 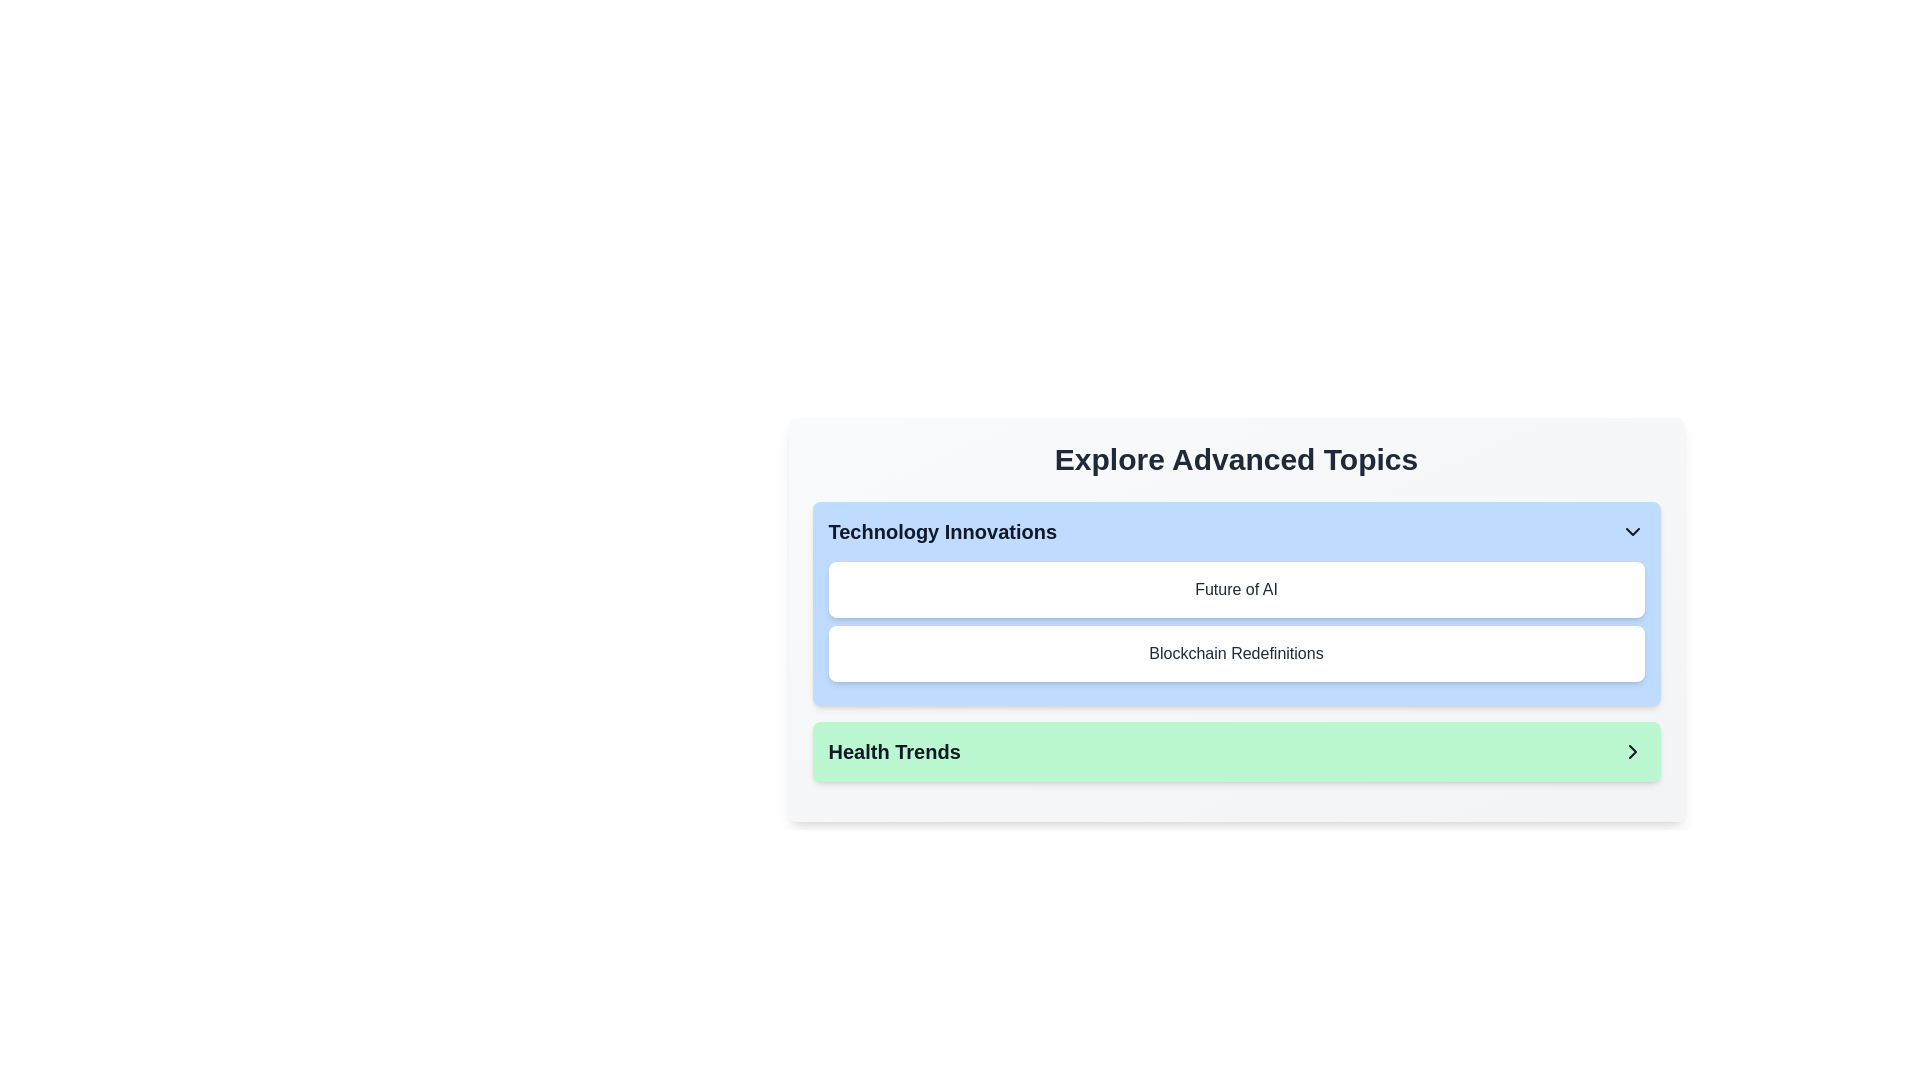 I want to click on the text label that reads 'Explore Advanced Topics', which is a bold, medium-large font positioned at the top of a white-themed card, so click(x=1235, y=459).